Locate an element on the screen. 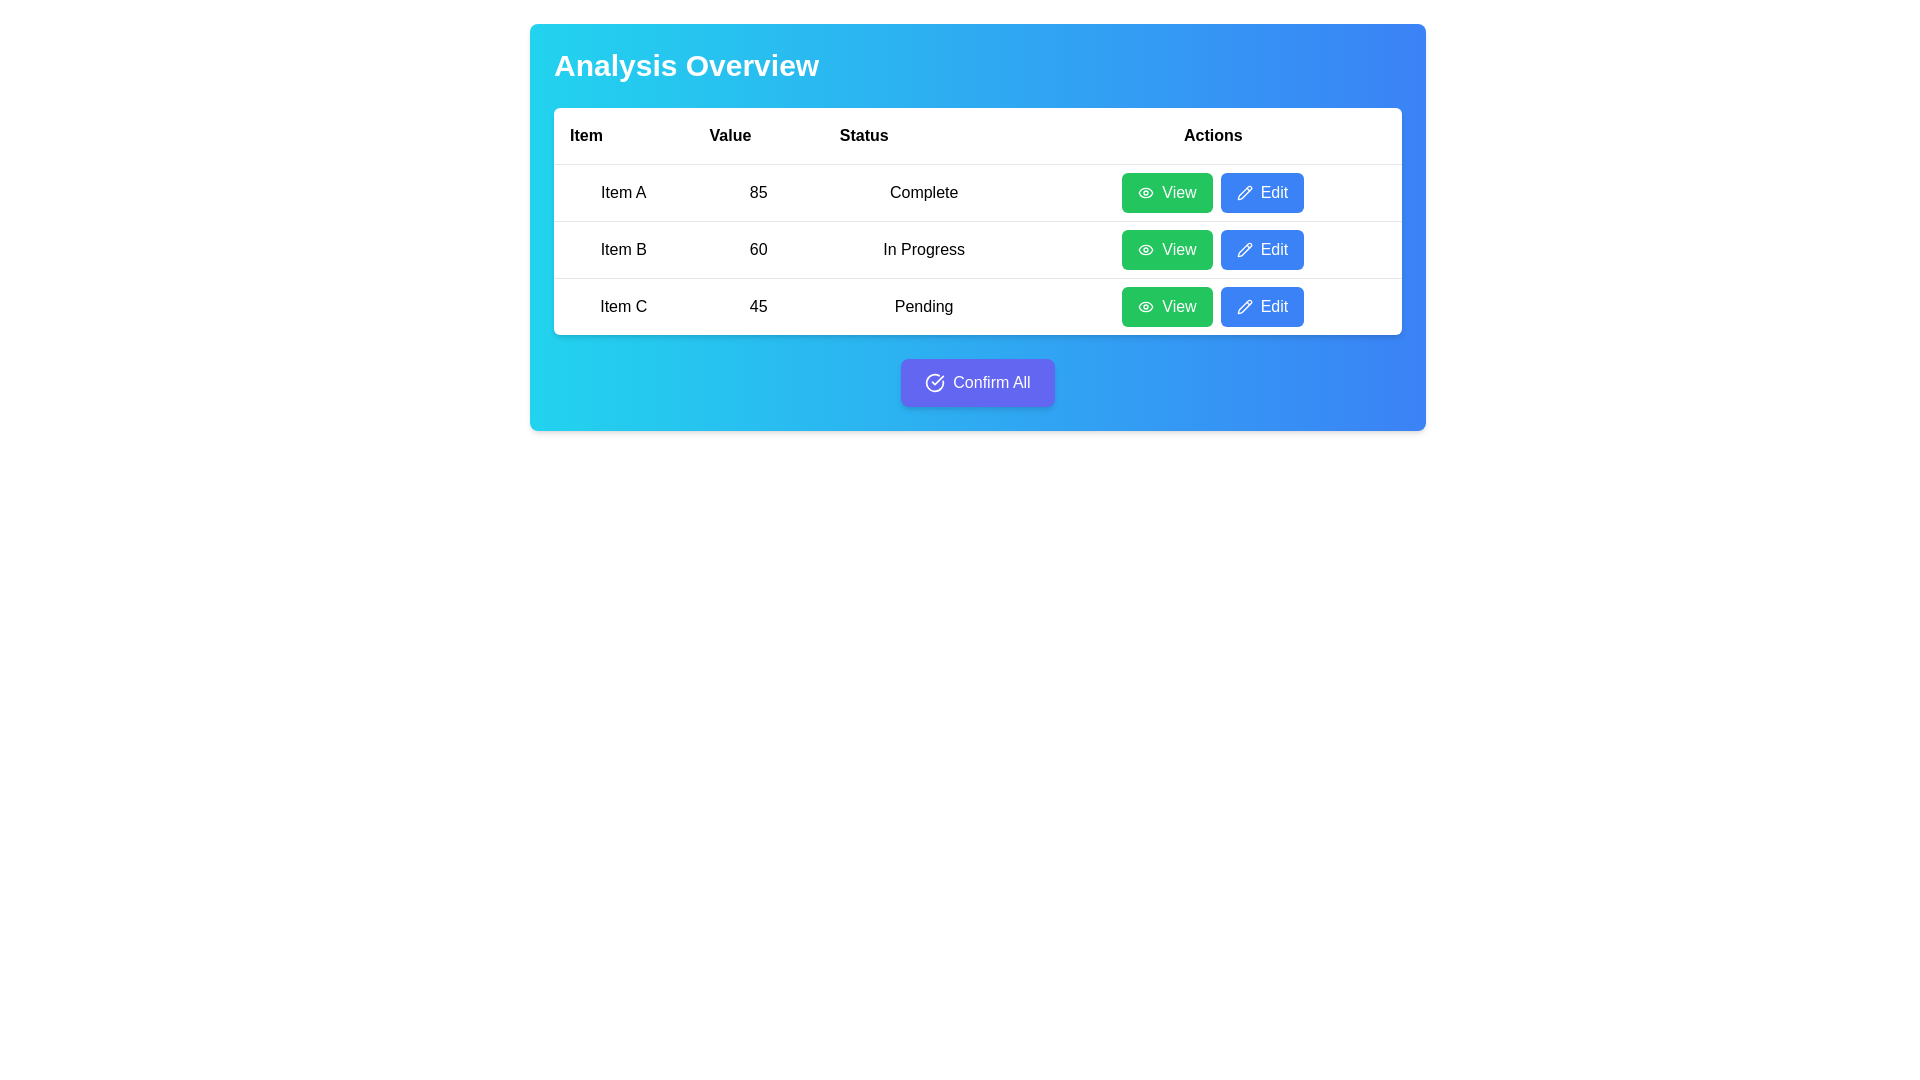  the text element reading 'Item B', which is located in the second row of the table under the 'Item' column is located at coordinates (622, 249).